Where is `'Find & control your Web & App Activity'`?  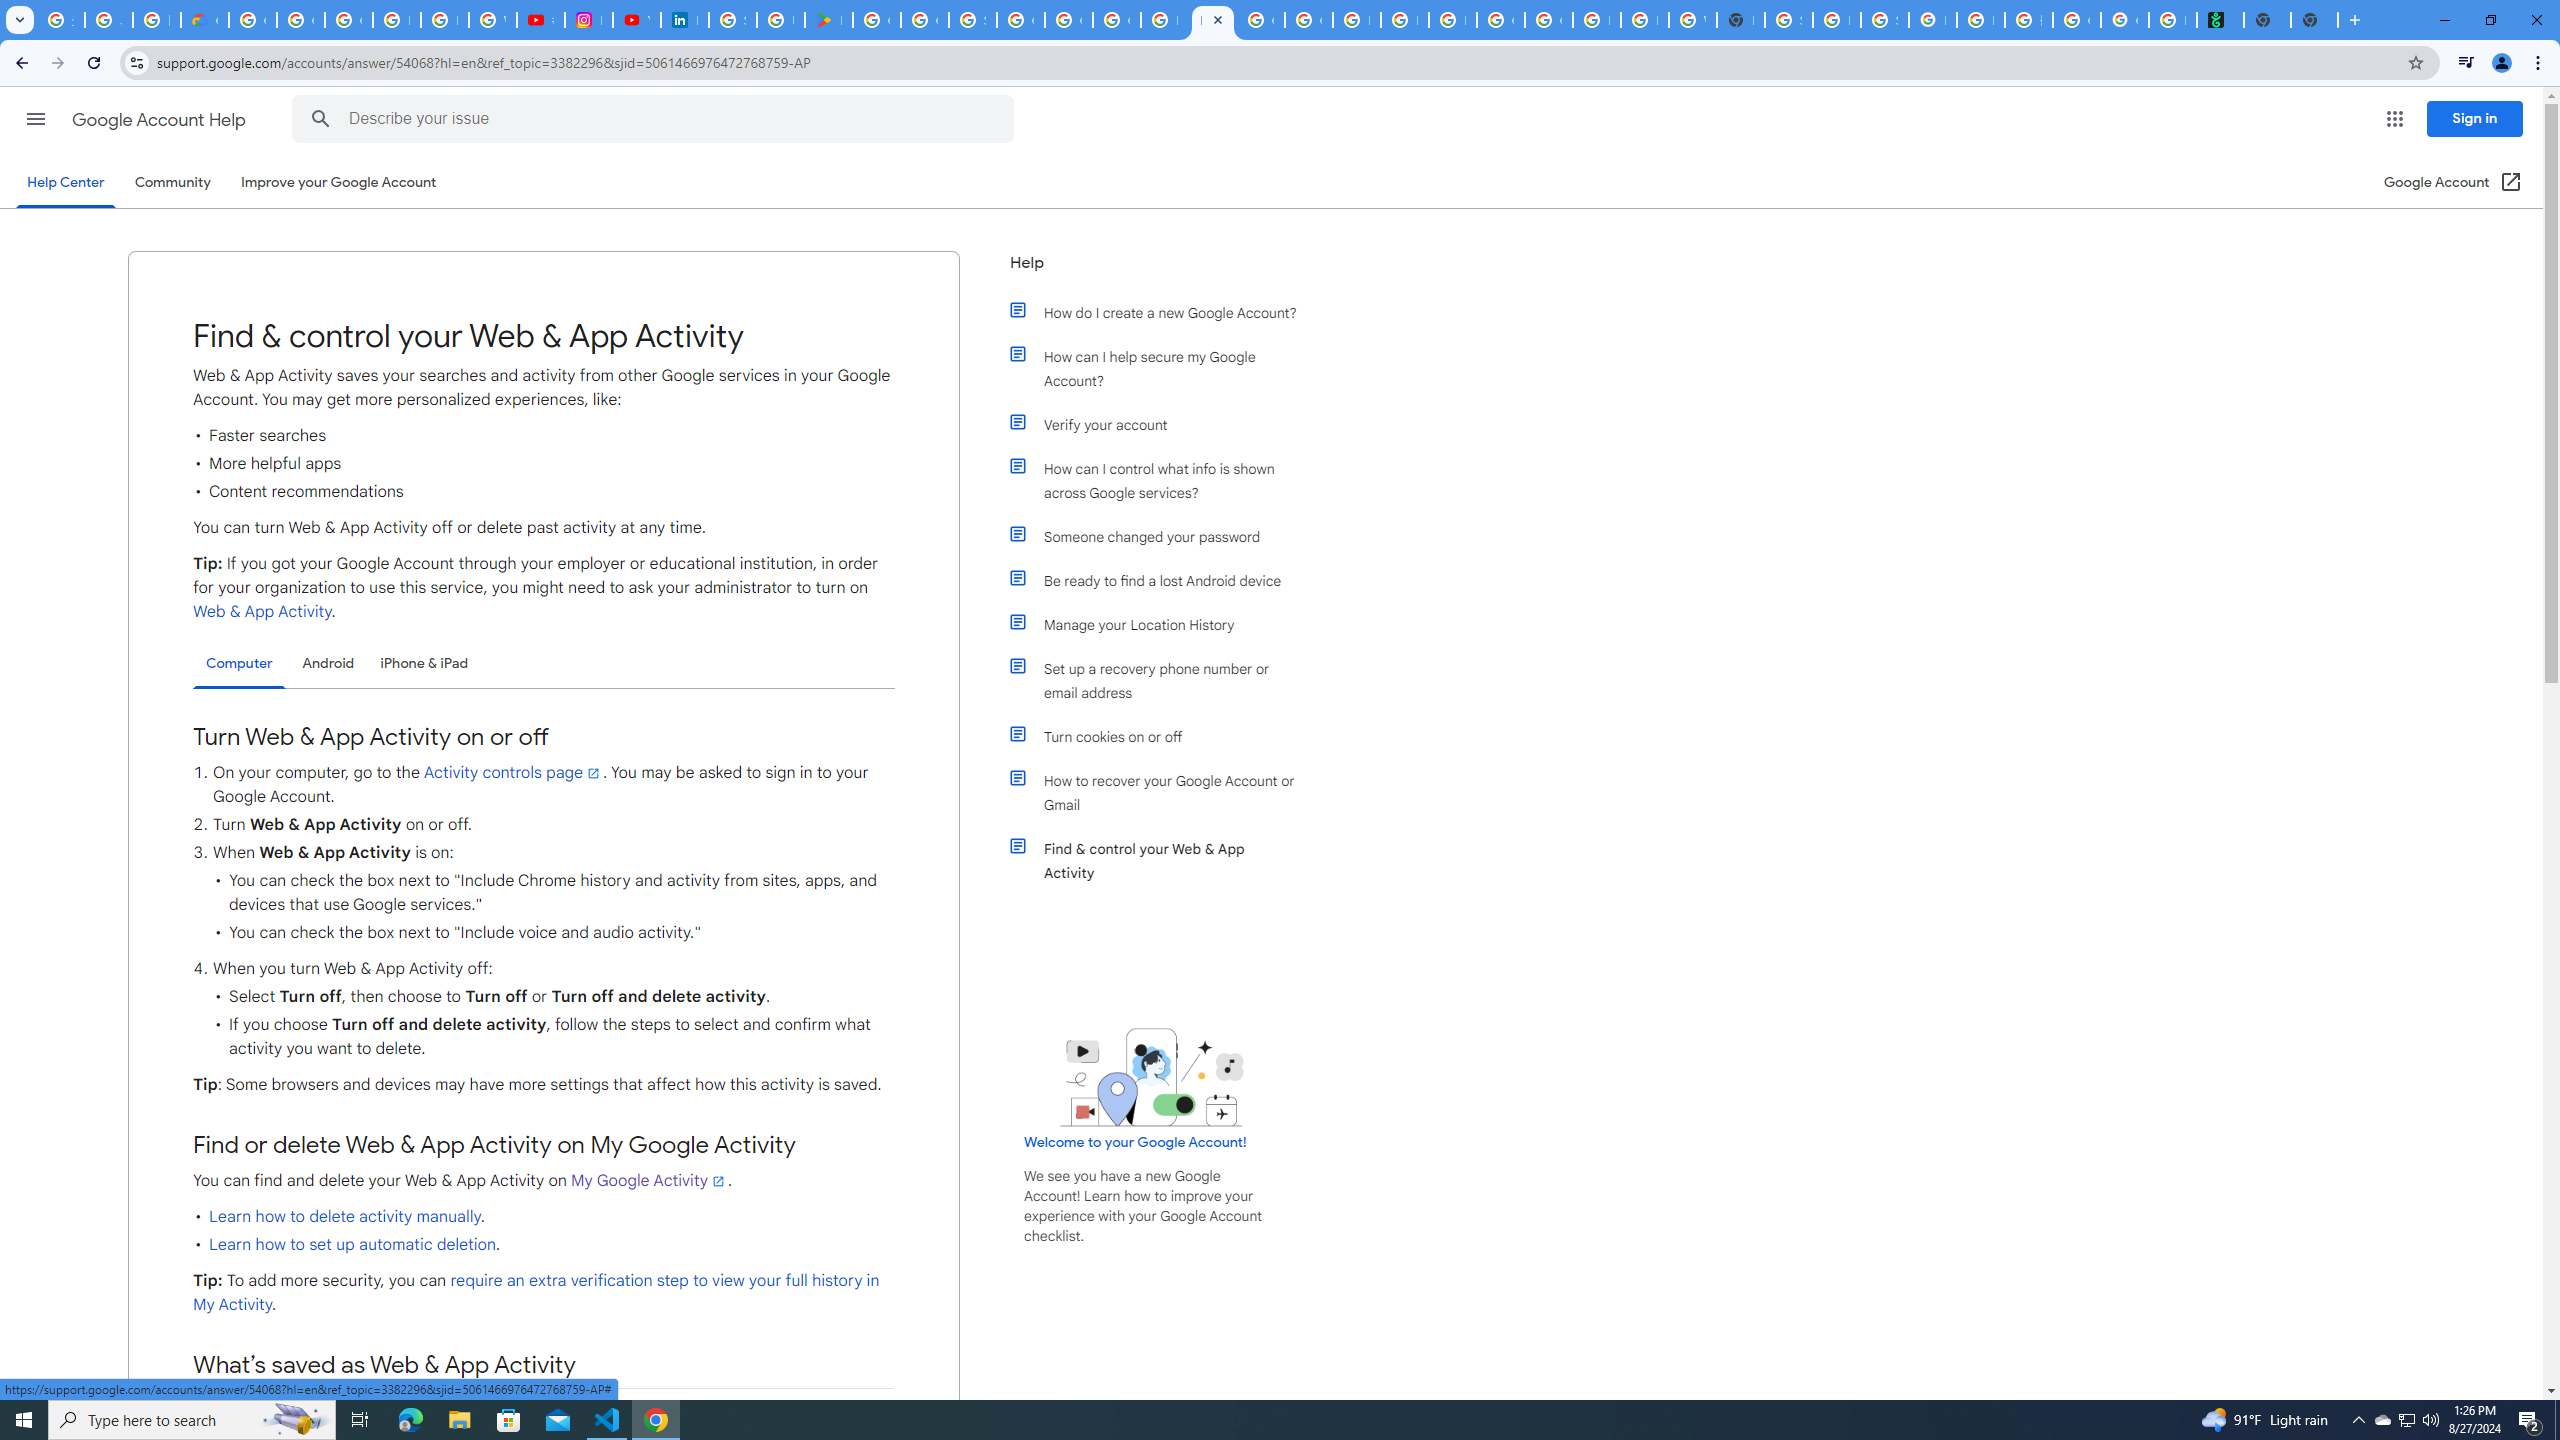
'Find & control your Web & App Activity' is located at coordinates (1162, 861).